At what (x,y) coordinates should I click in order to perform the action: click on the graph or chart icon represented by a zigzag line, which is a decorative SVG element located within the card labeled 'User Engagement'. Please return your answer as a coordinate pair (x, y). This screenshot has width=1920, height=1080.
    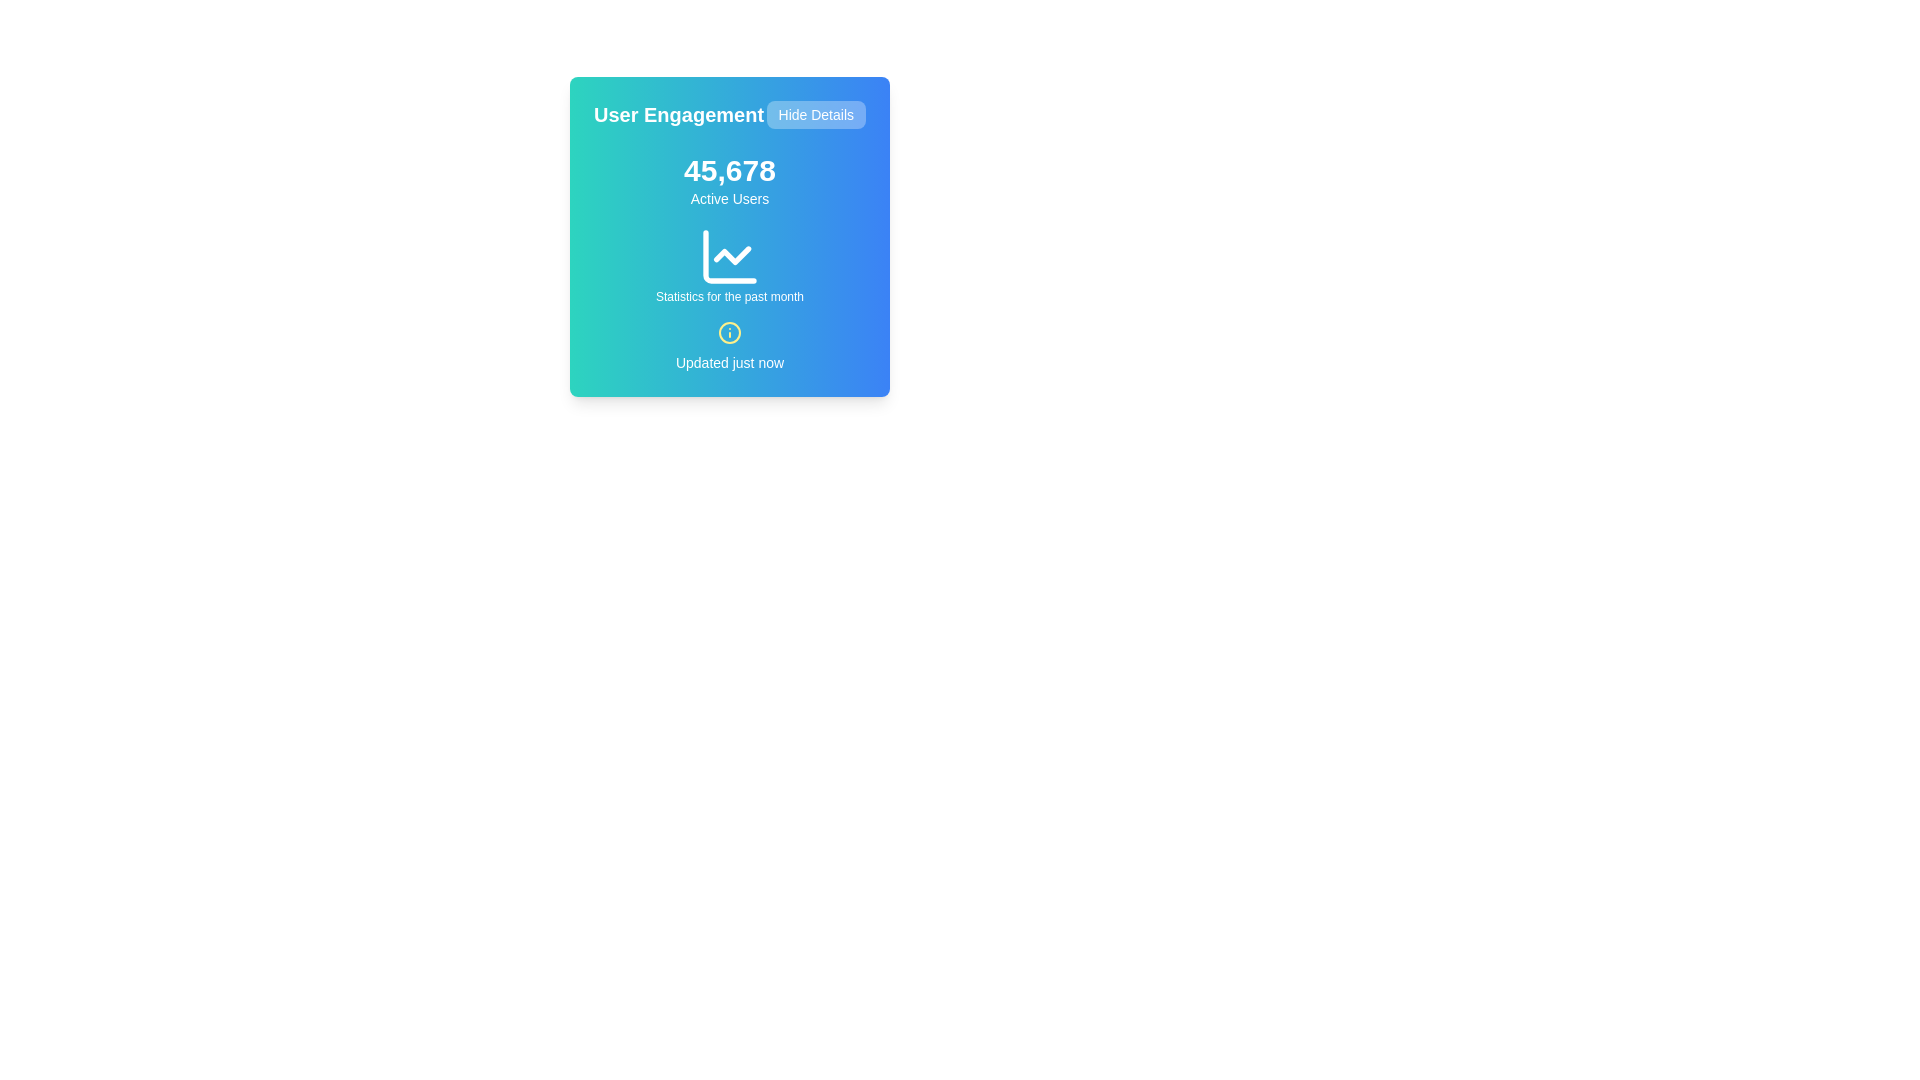
    Looking at the image, I should click on (731, 254).